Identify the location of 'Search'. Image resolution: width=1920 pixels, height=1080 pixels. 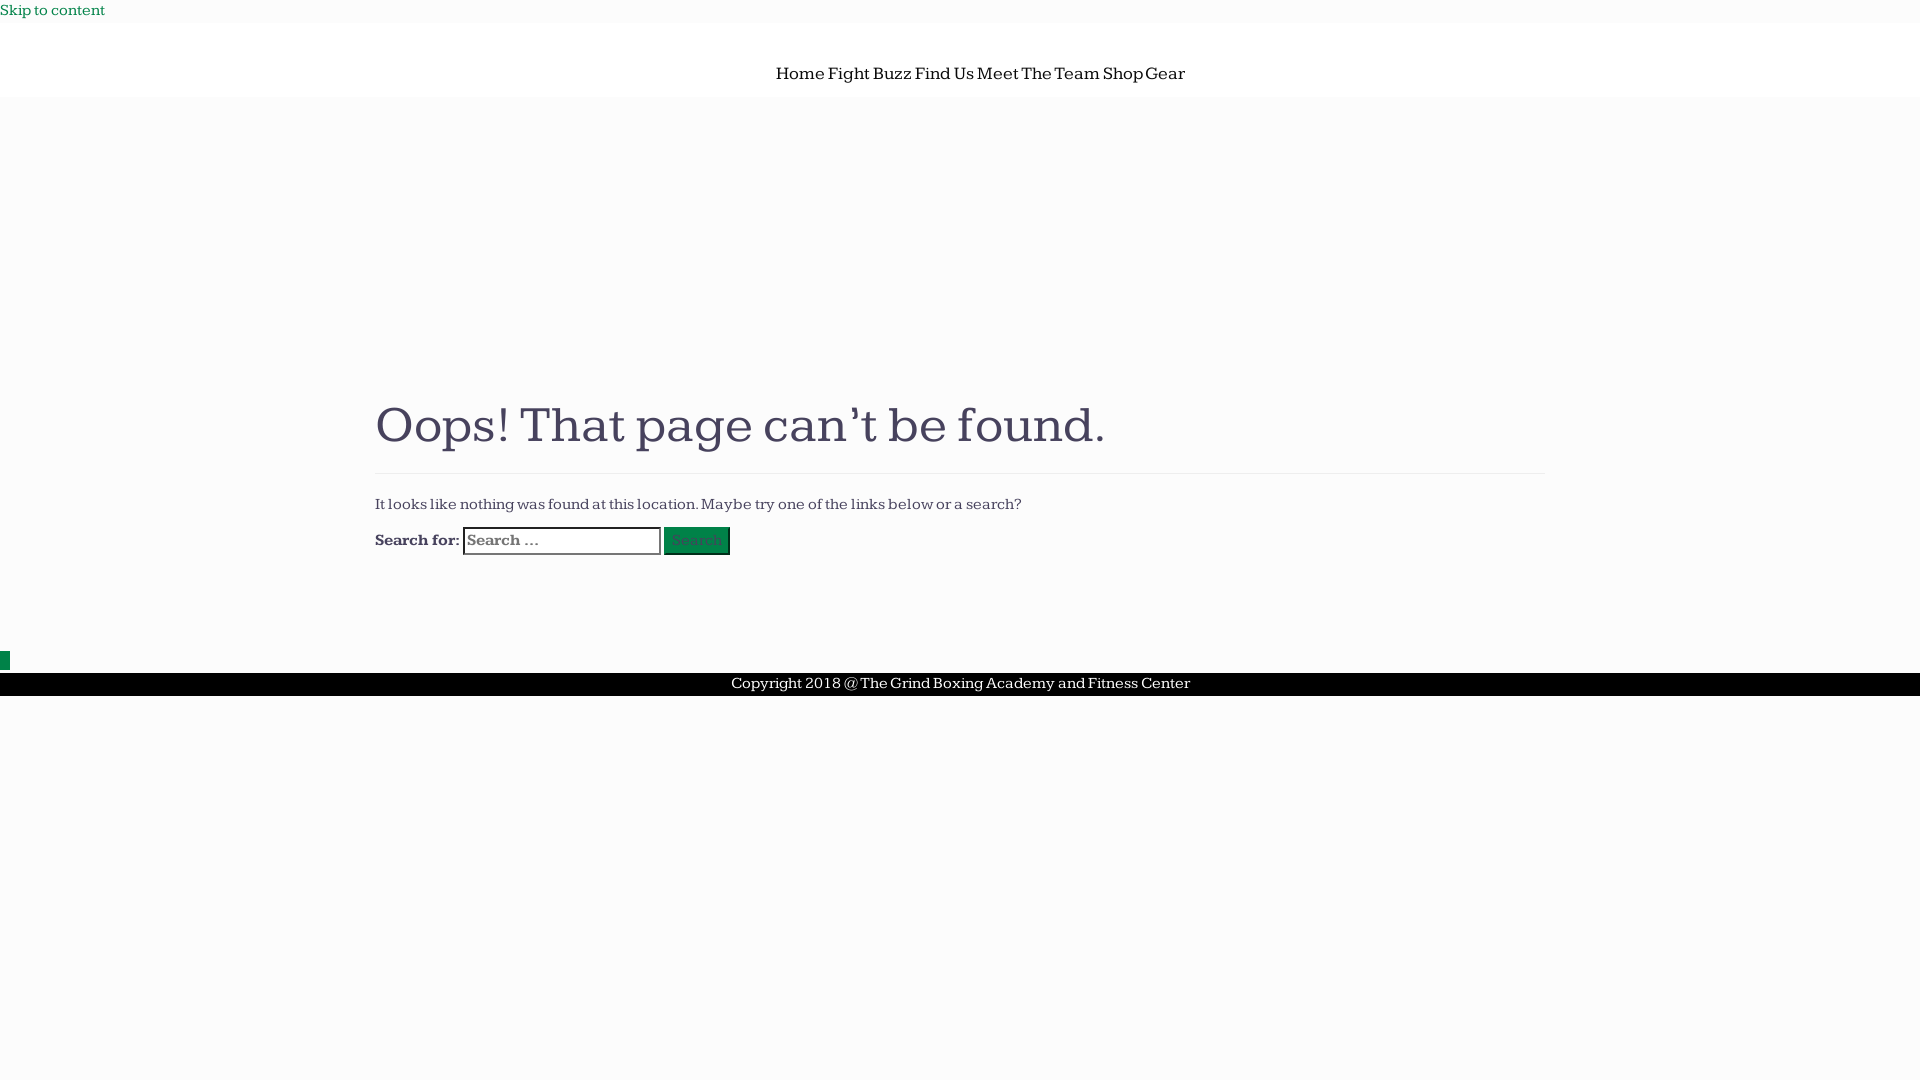
(663, 541).